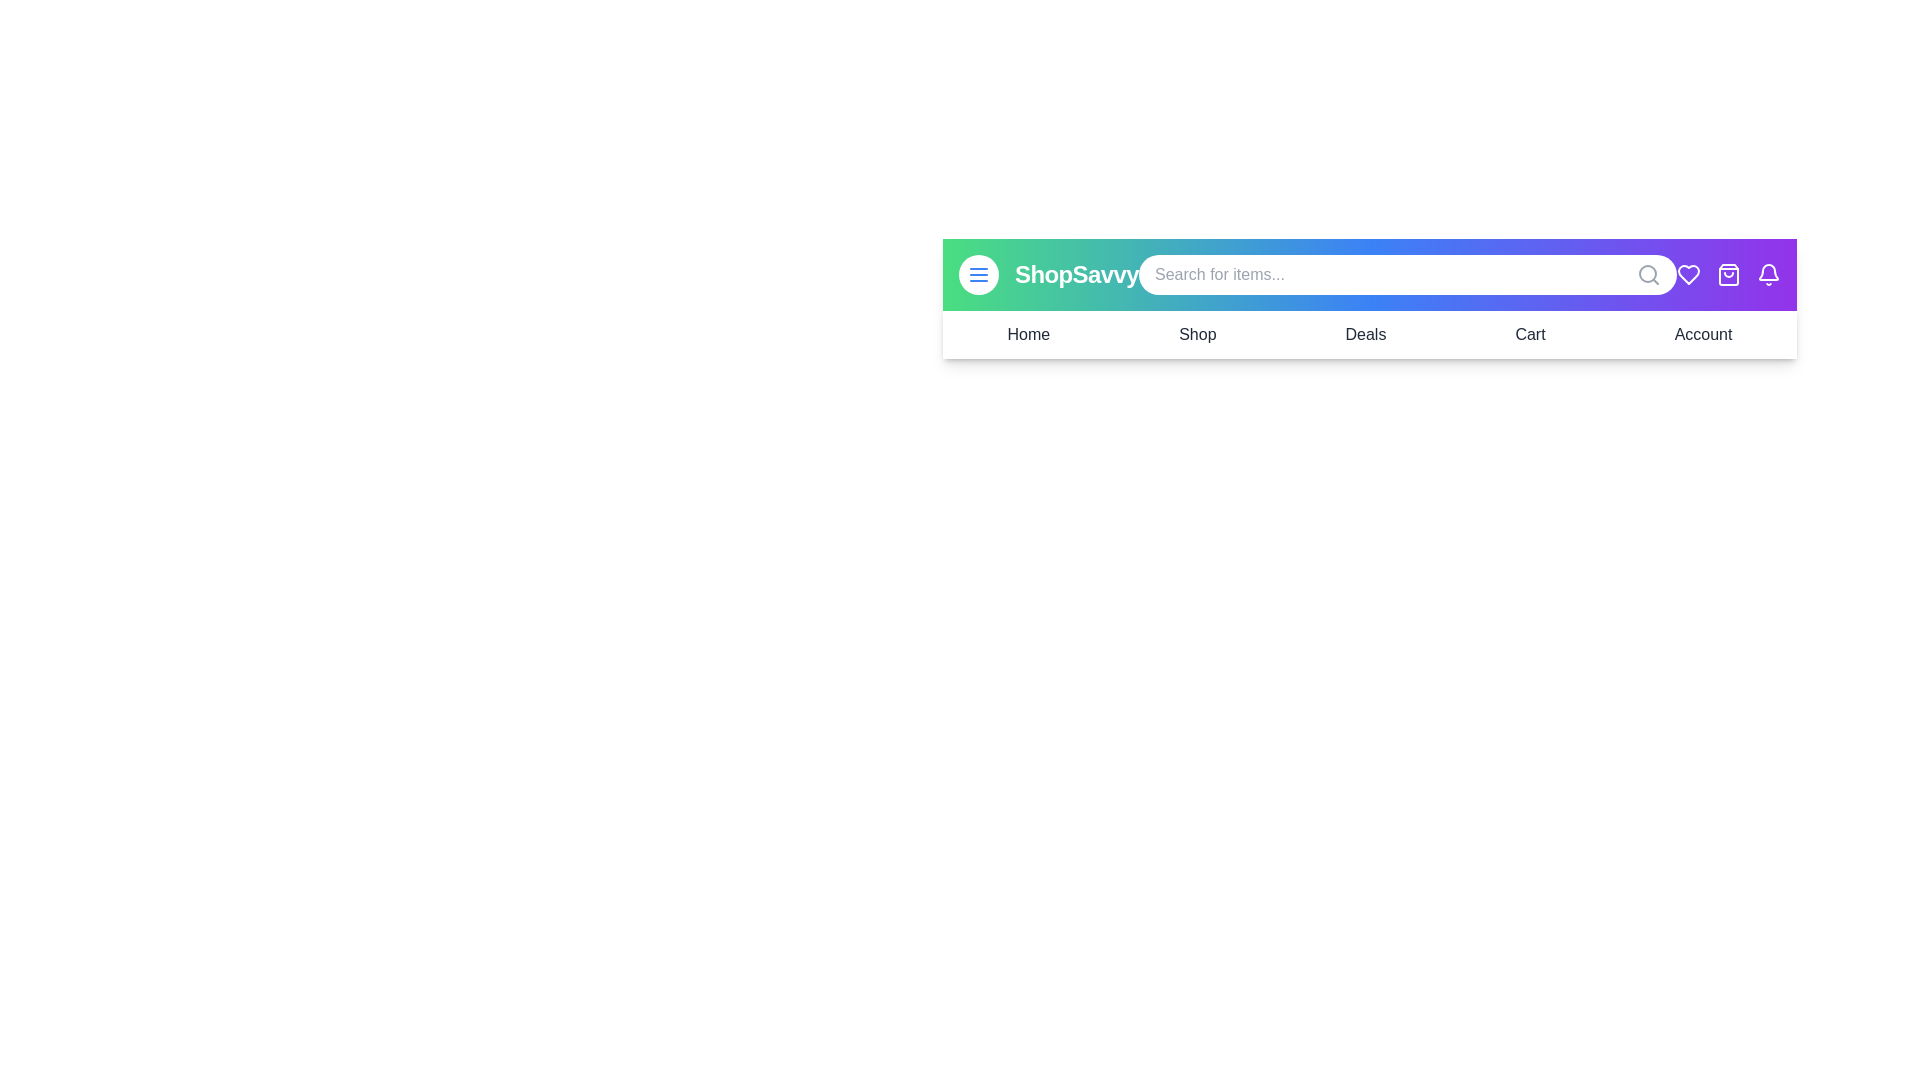 The height and width of the screenshot is (1080, 1920). What do you see at coordinates (1688, 274) in the screenshot?
I see `heart icon to mark an item as favorite` at bounding box center [1688, 274].